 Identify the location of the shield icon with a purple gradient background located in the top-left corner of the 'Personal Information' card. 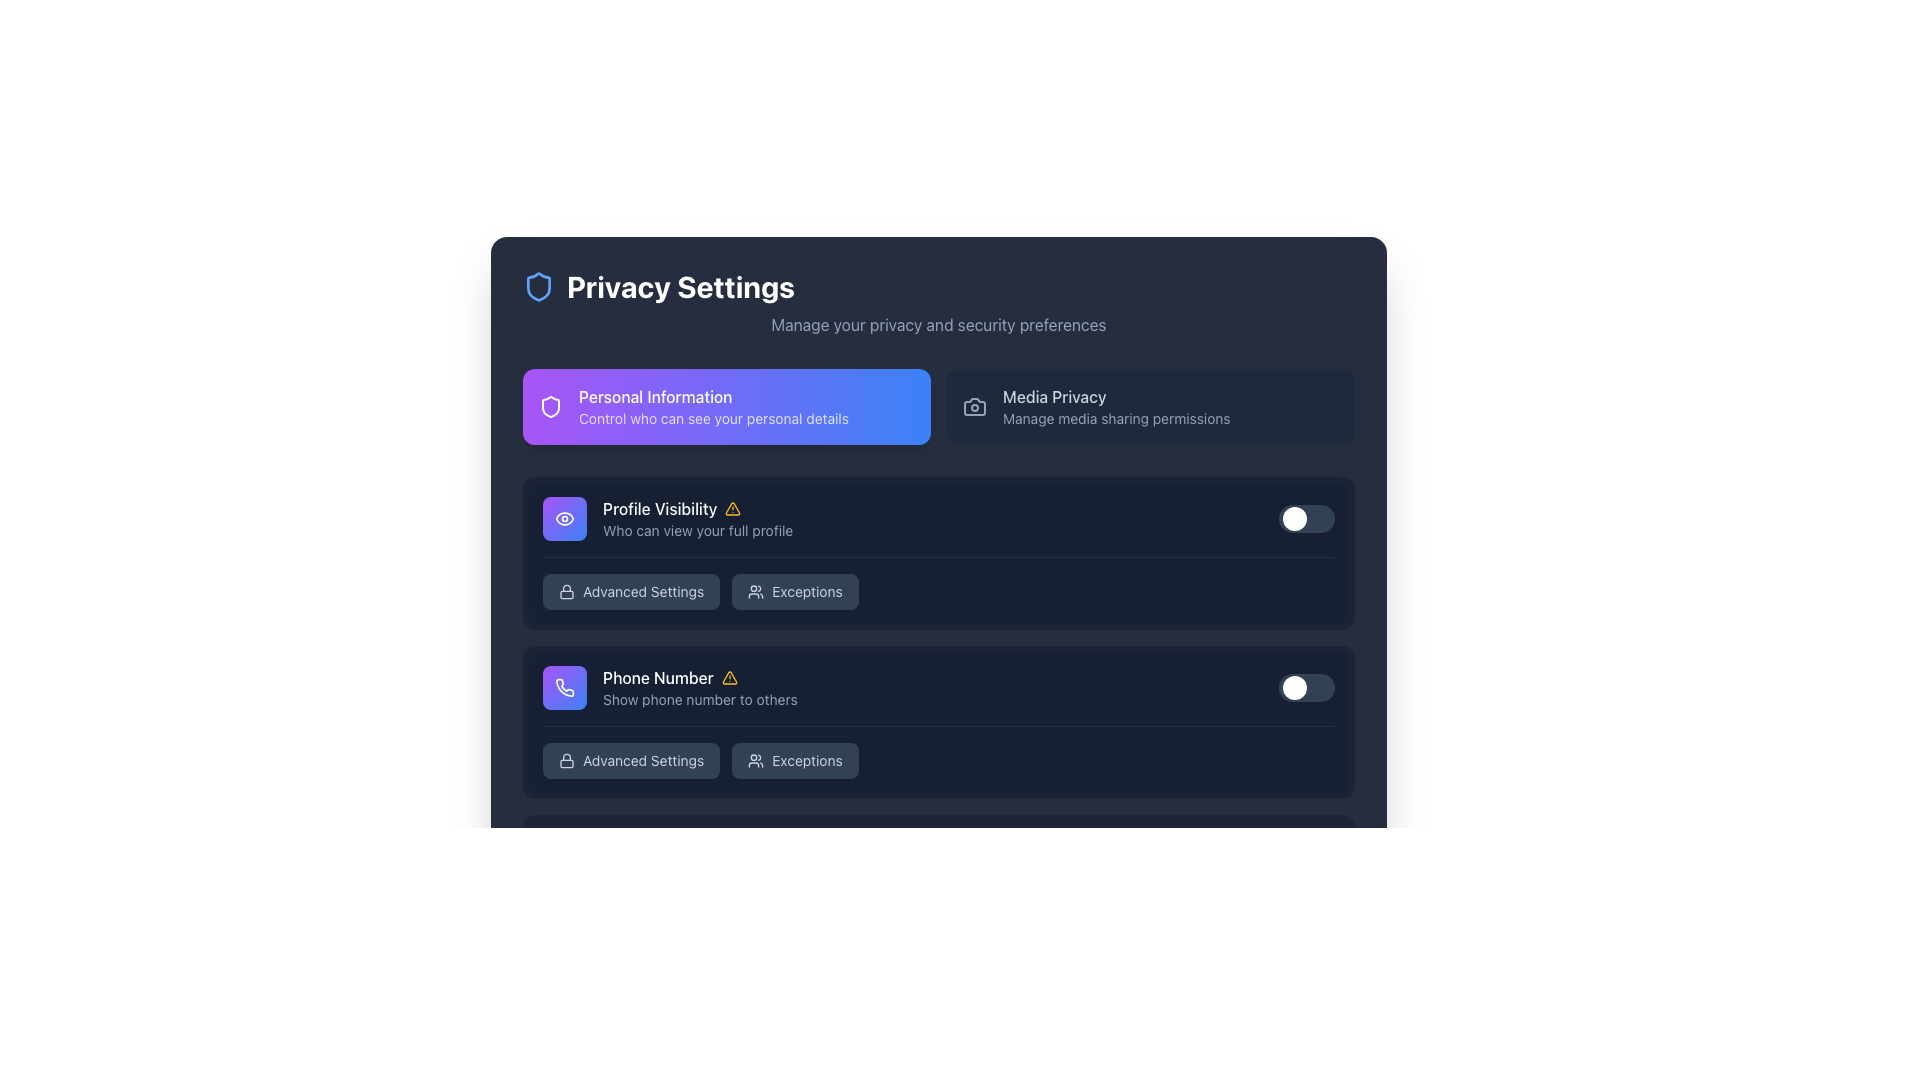
(551, 406).